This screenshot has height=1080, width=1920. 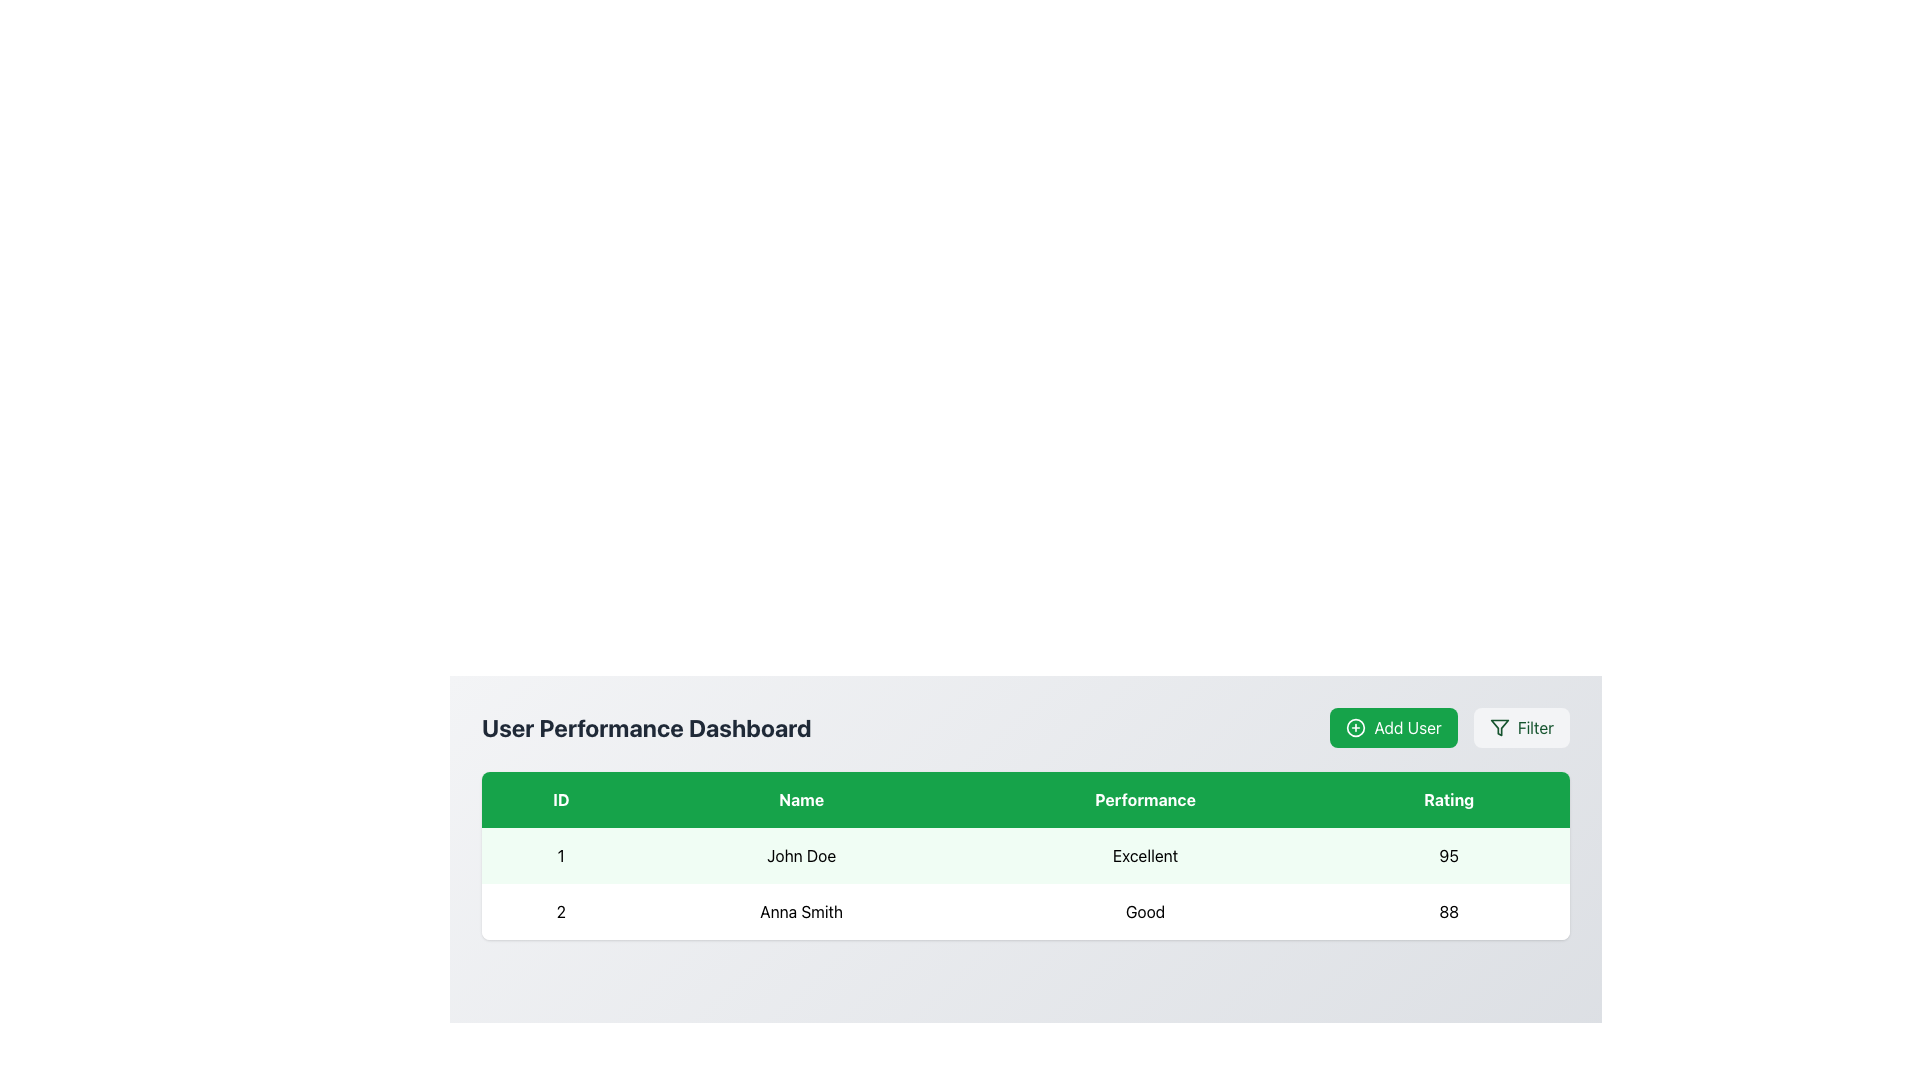 What do you see at coordinates (801, 911) in the screenshot?
I see `the static text element displaying 'Anna Smith' in the second cell of the 'Name' column, which is located in the second row of the table` at bounding box center [801, 911].